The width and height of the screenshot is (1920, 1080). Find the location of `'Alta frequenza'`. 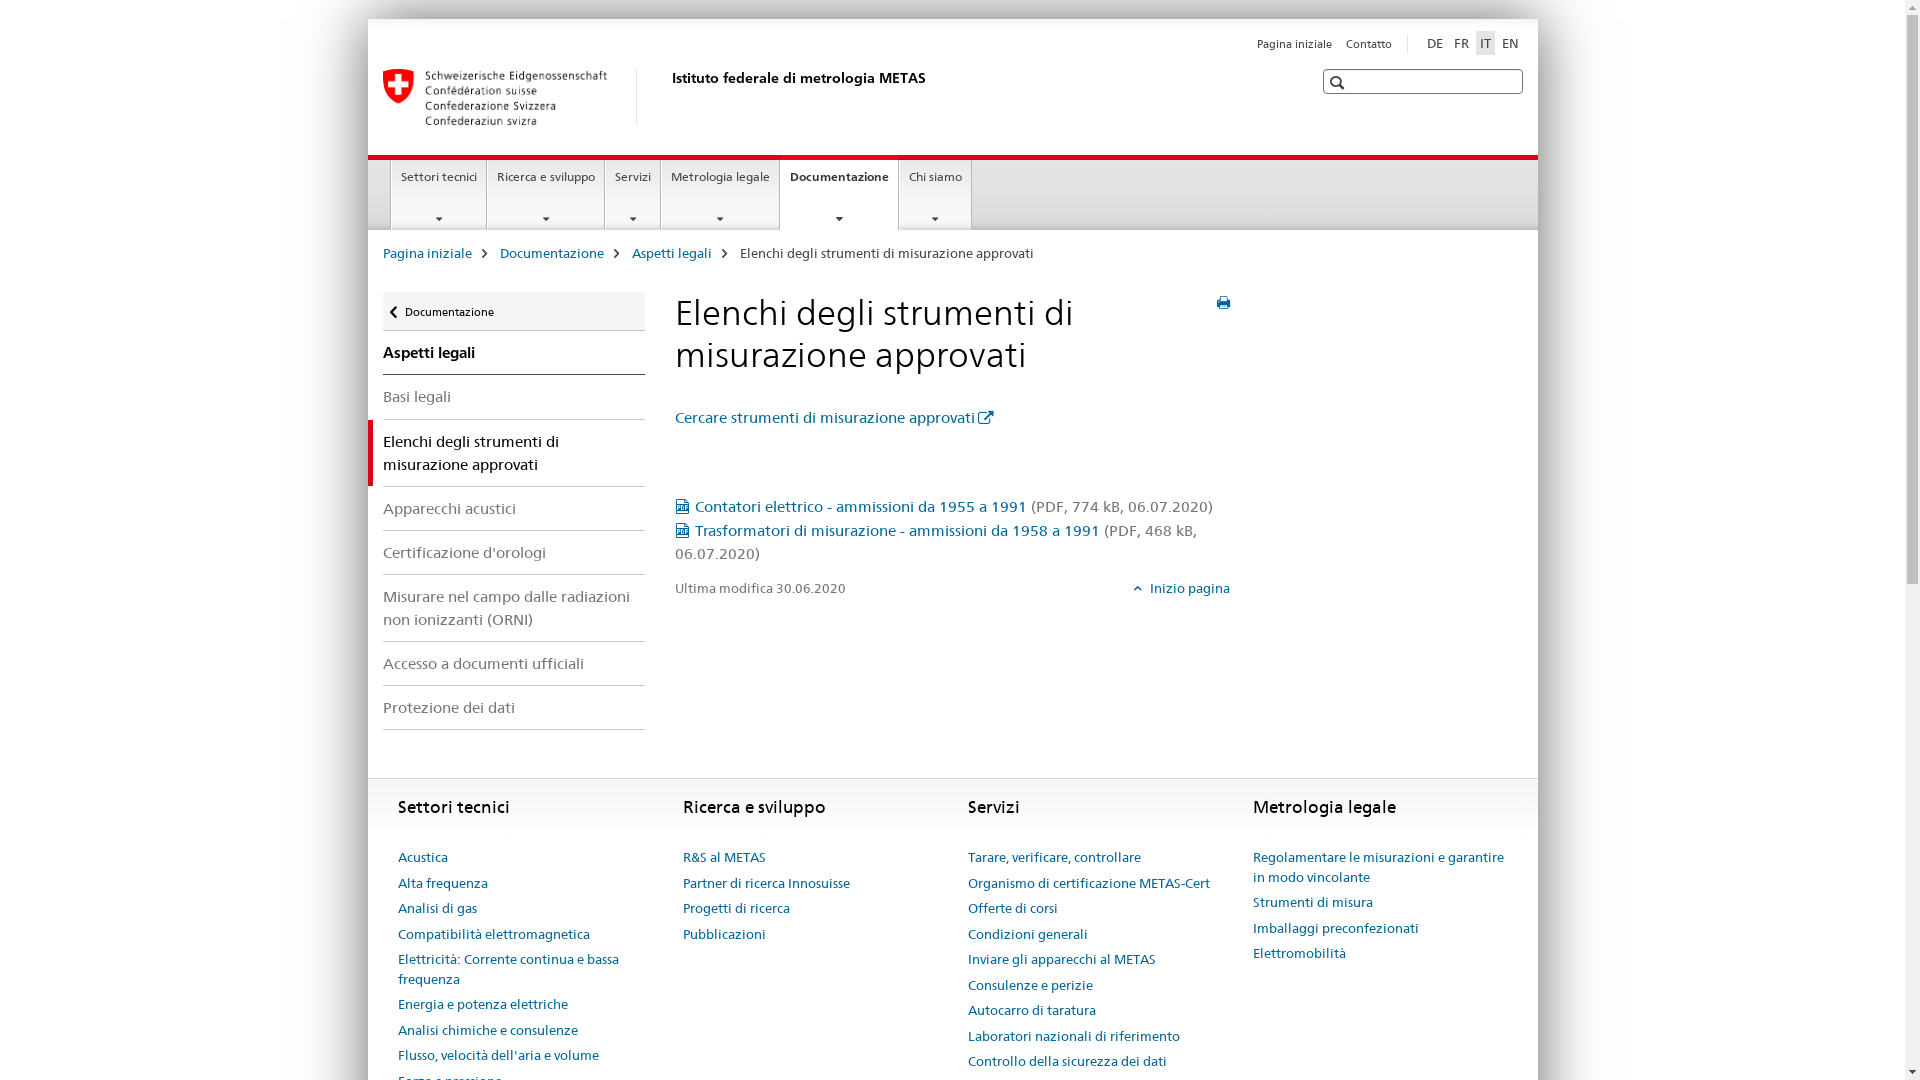

'Alta frequenza' is located at coordinates (441, 882).